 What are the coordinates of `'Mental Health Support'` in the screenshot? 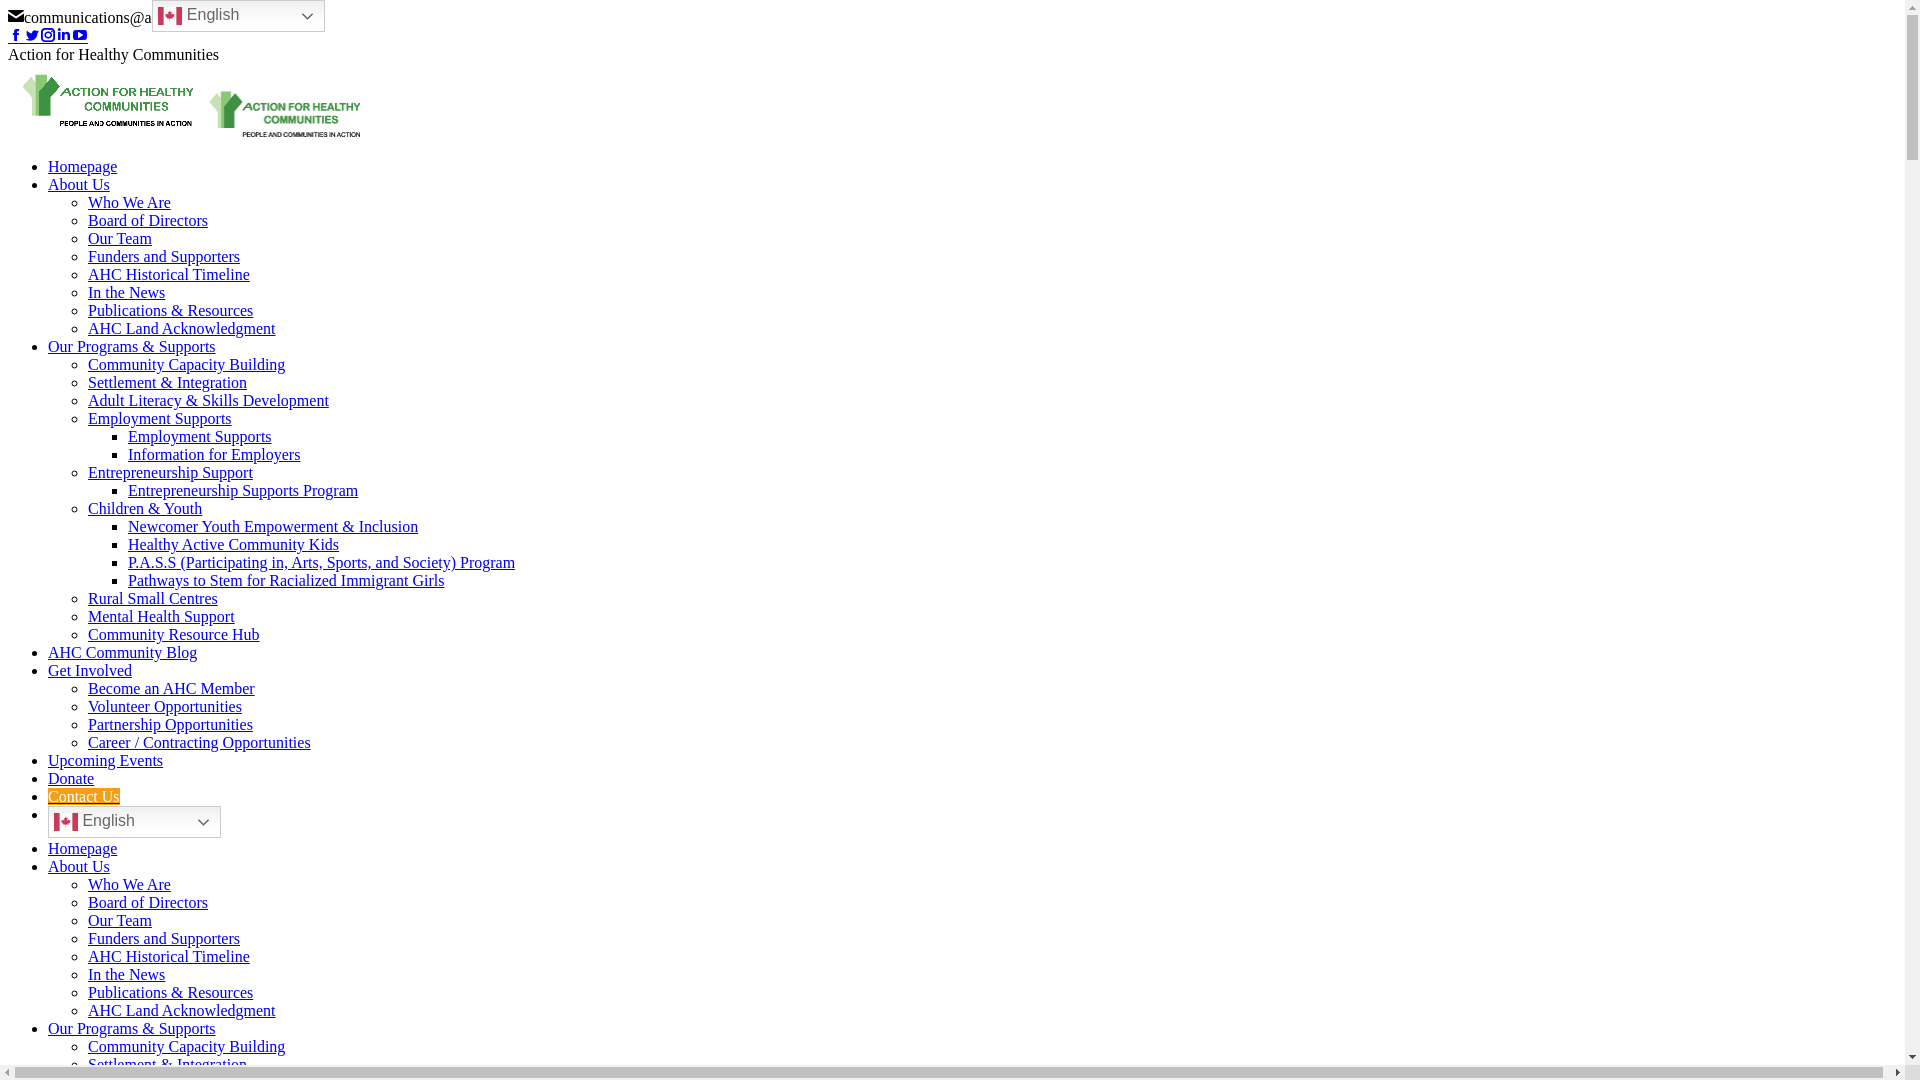 It's located at (161, 615).